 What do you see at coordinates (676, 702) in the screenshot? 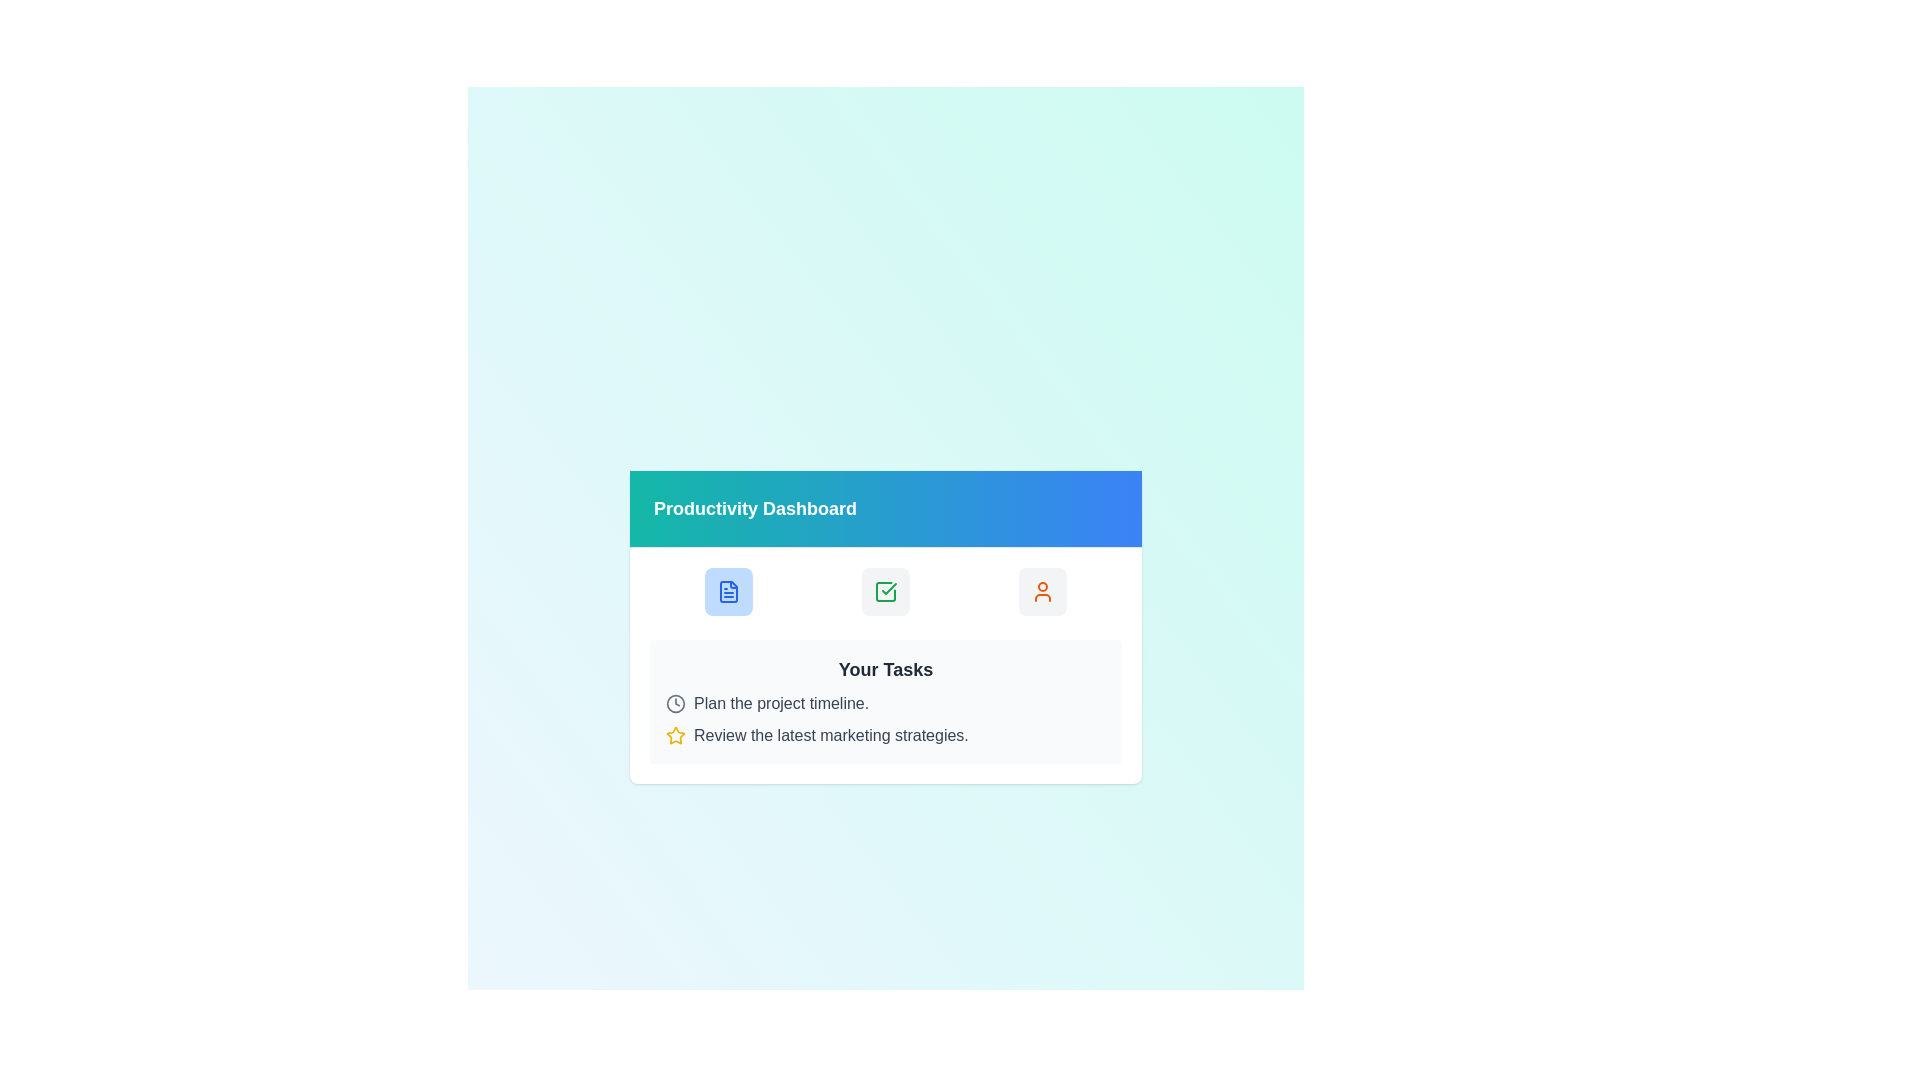
I see `the circular clock icon, which is located to the left of the text 'Plan the project timeline.'` at bounding box center [676, 702].